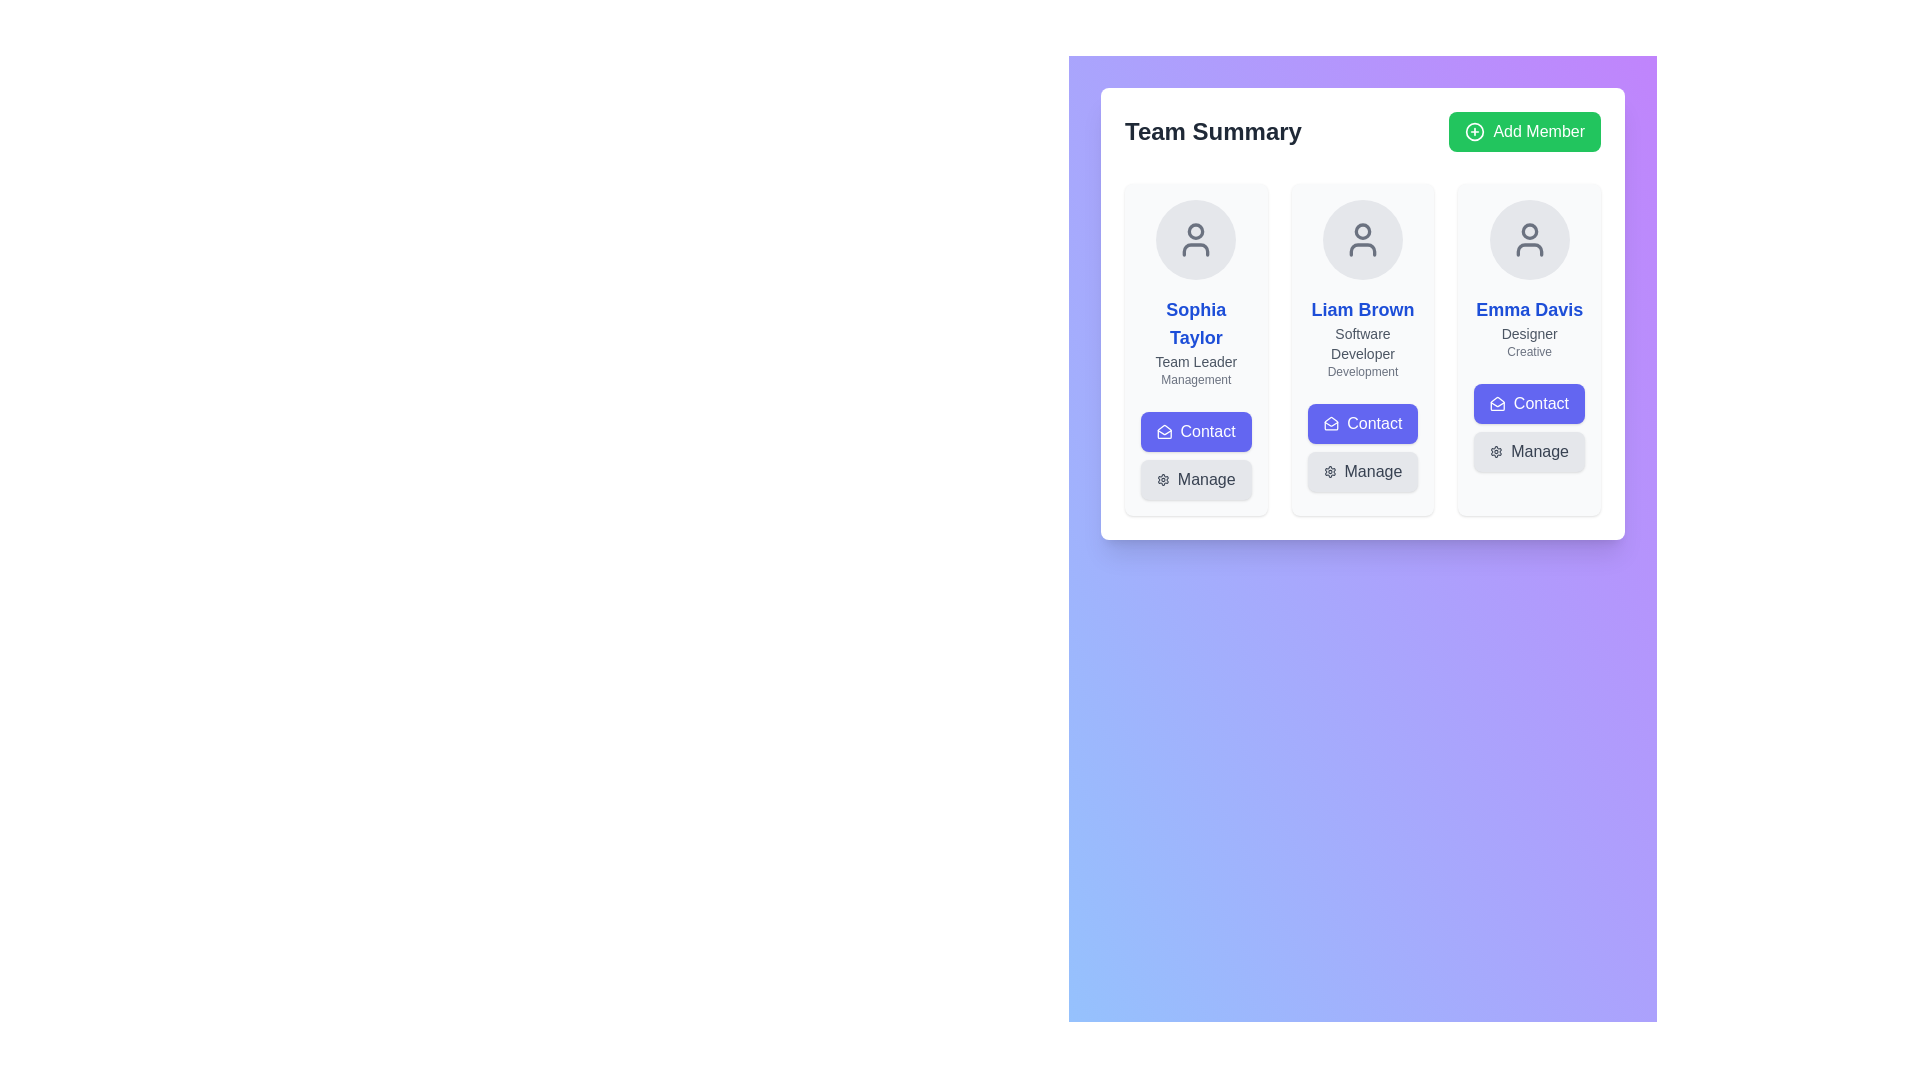 The width and height of the screenshot is (1920, 1080). I want to click on the icon representing team member 'Liam Brown', which is centrally located in the second card of a row containing three team member cards, so click(1362, 238).